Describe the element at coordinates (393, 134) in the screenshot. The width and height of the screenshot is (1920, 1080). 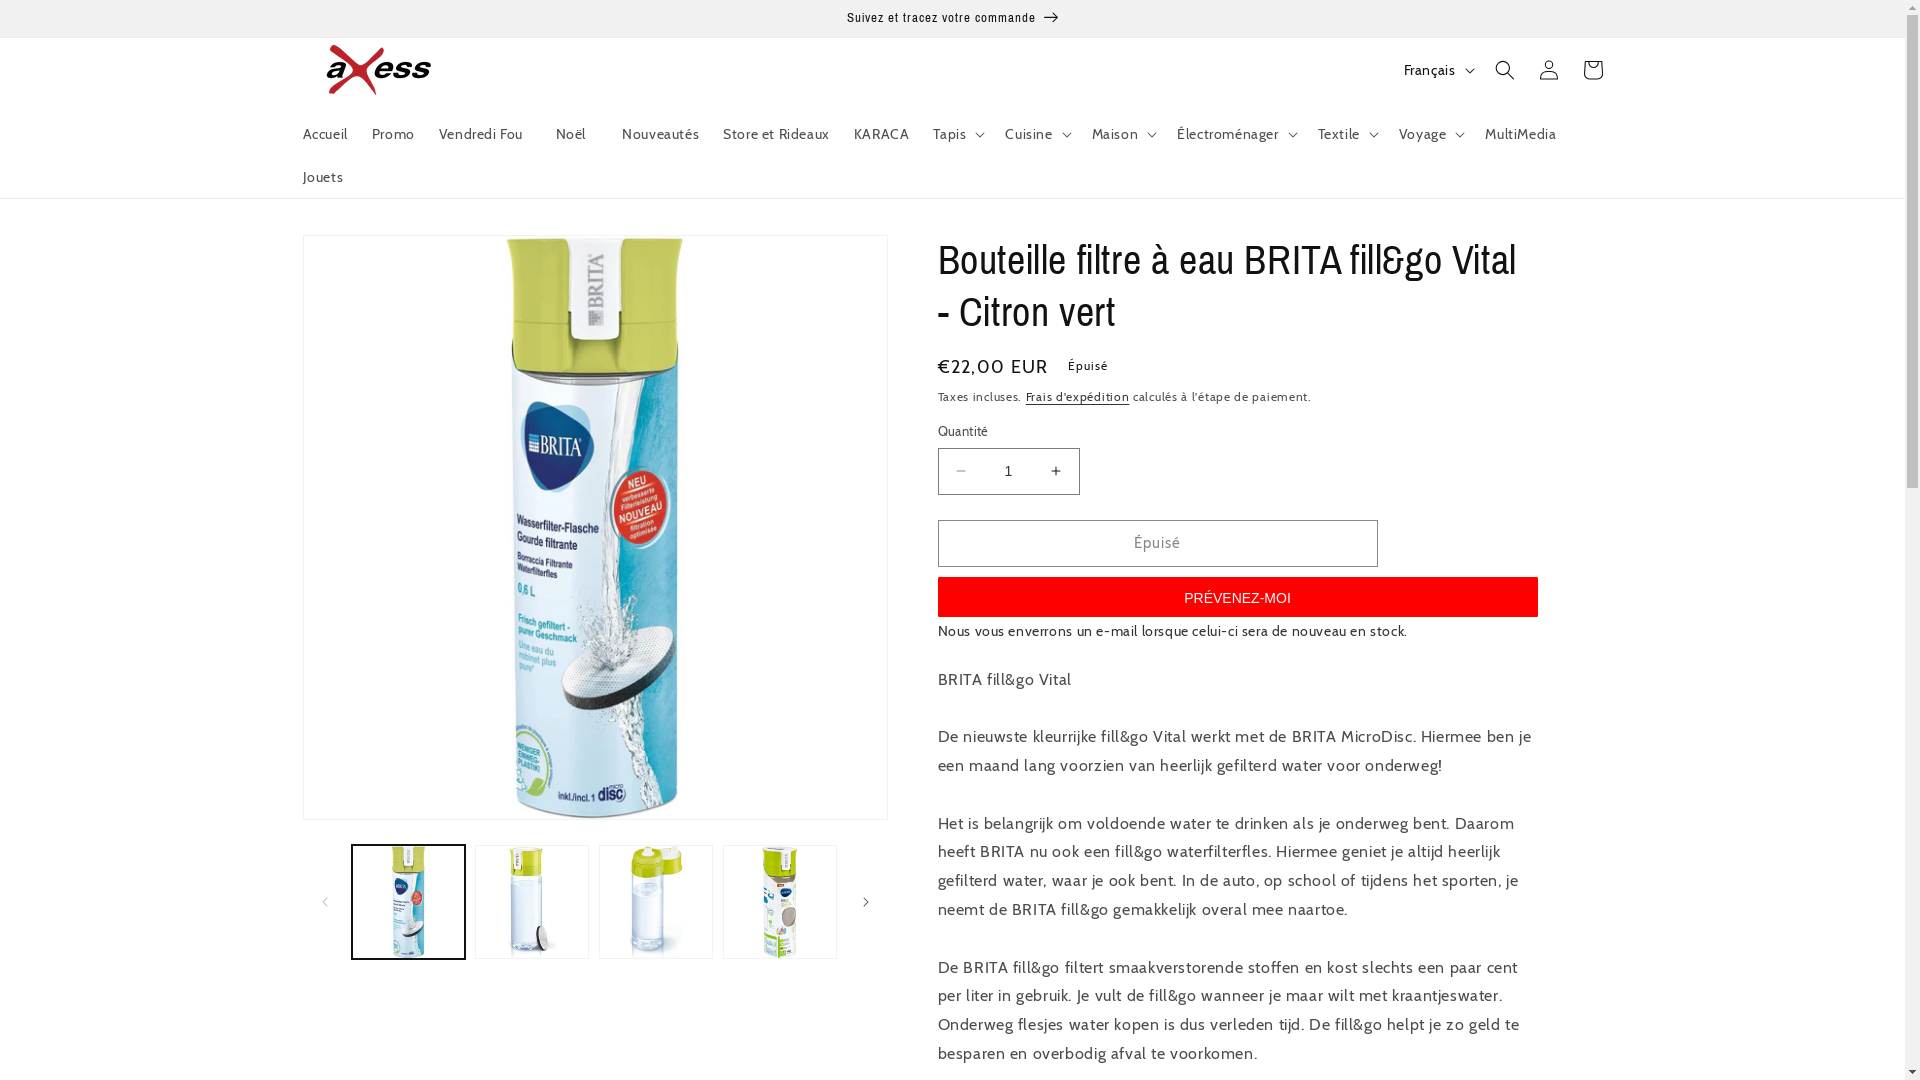
I see `'Promo'` at that location.